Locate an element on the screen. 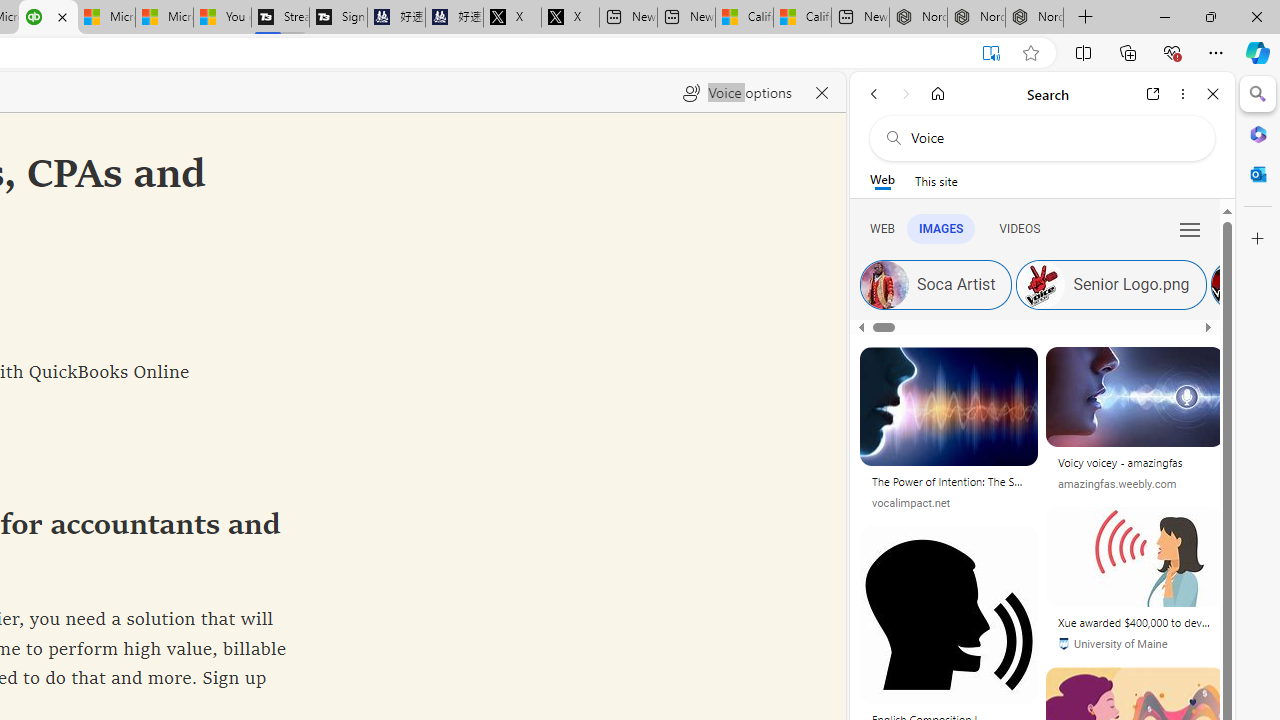 The width and height of the screenshot is (1280, 720). 'Nordace - Siena Pro 15 Essential Set' is located at coordinates (1034, 17).